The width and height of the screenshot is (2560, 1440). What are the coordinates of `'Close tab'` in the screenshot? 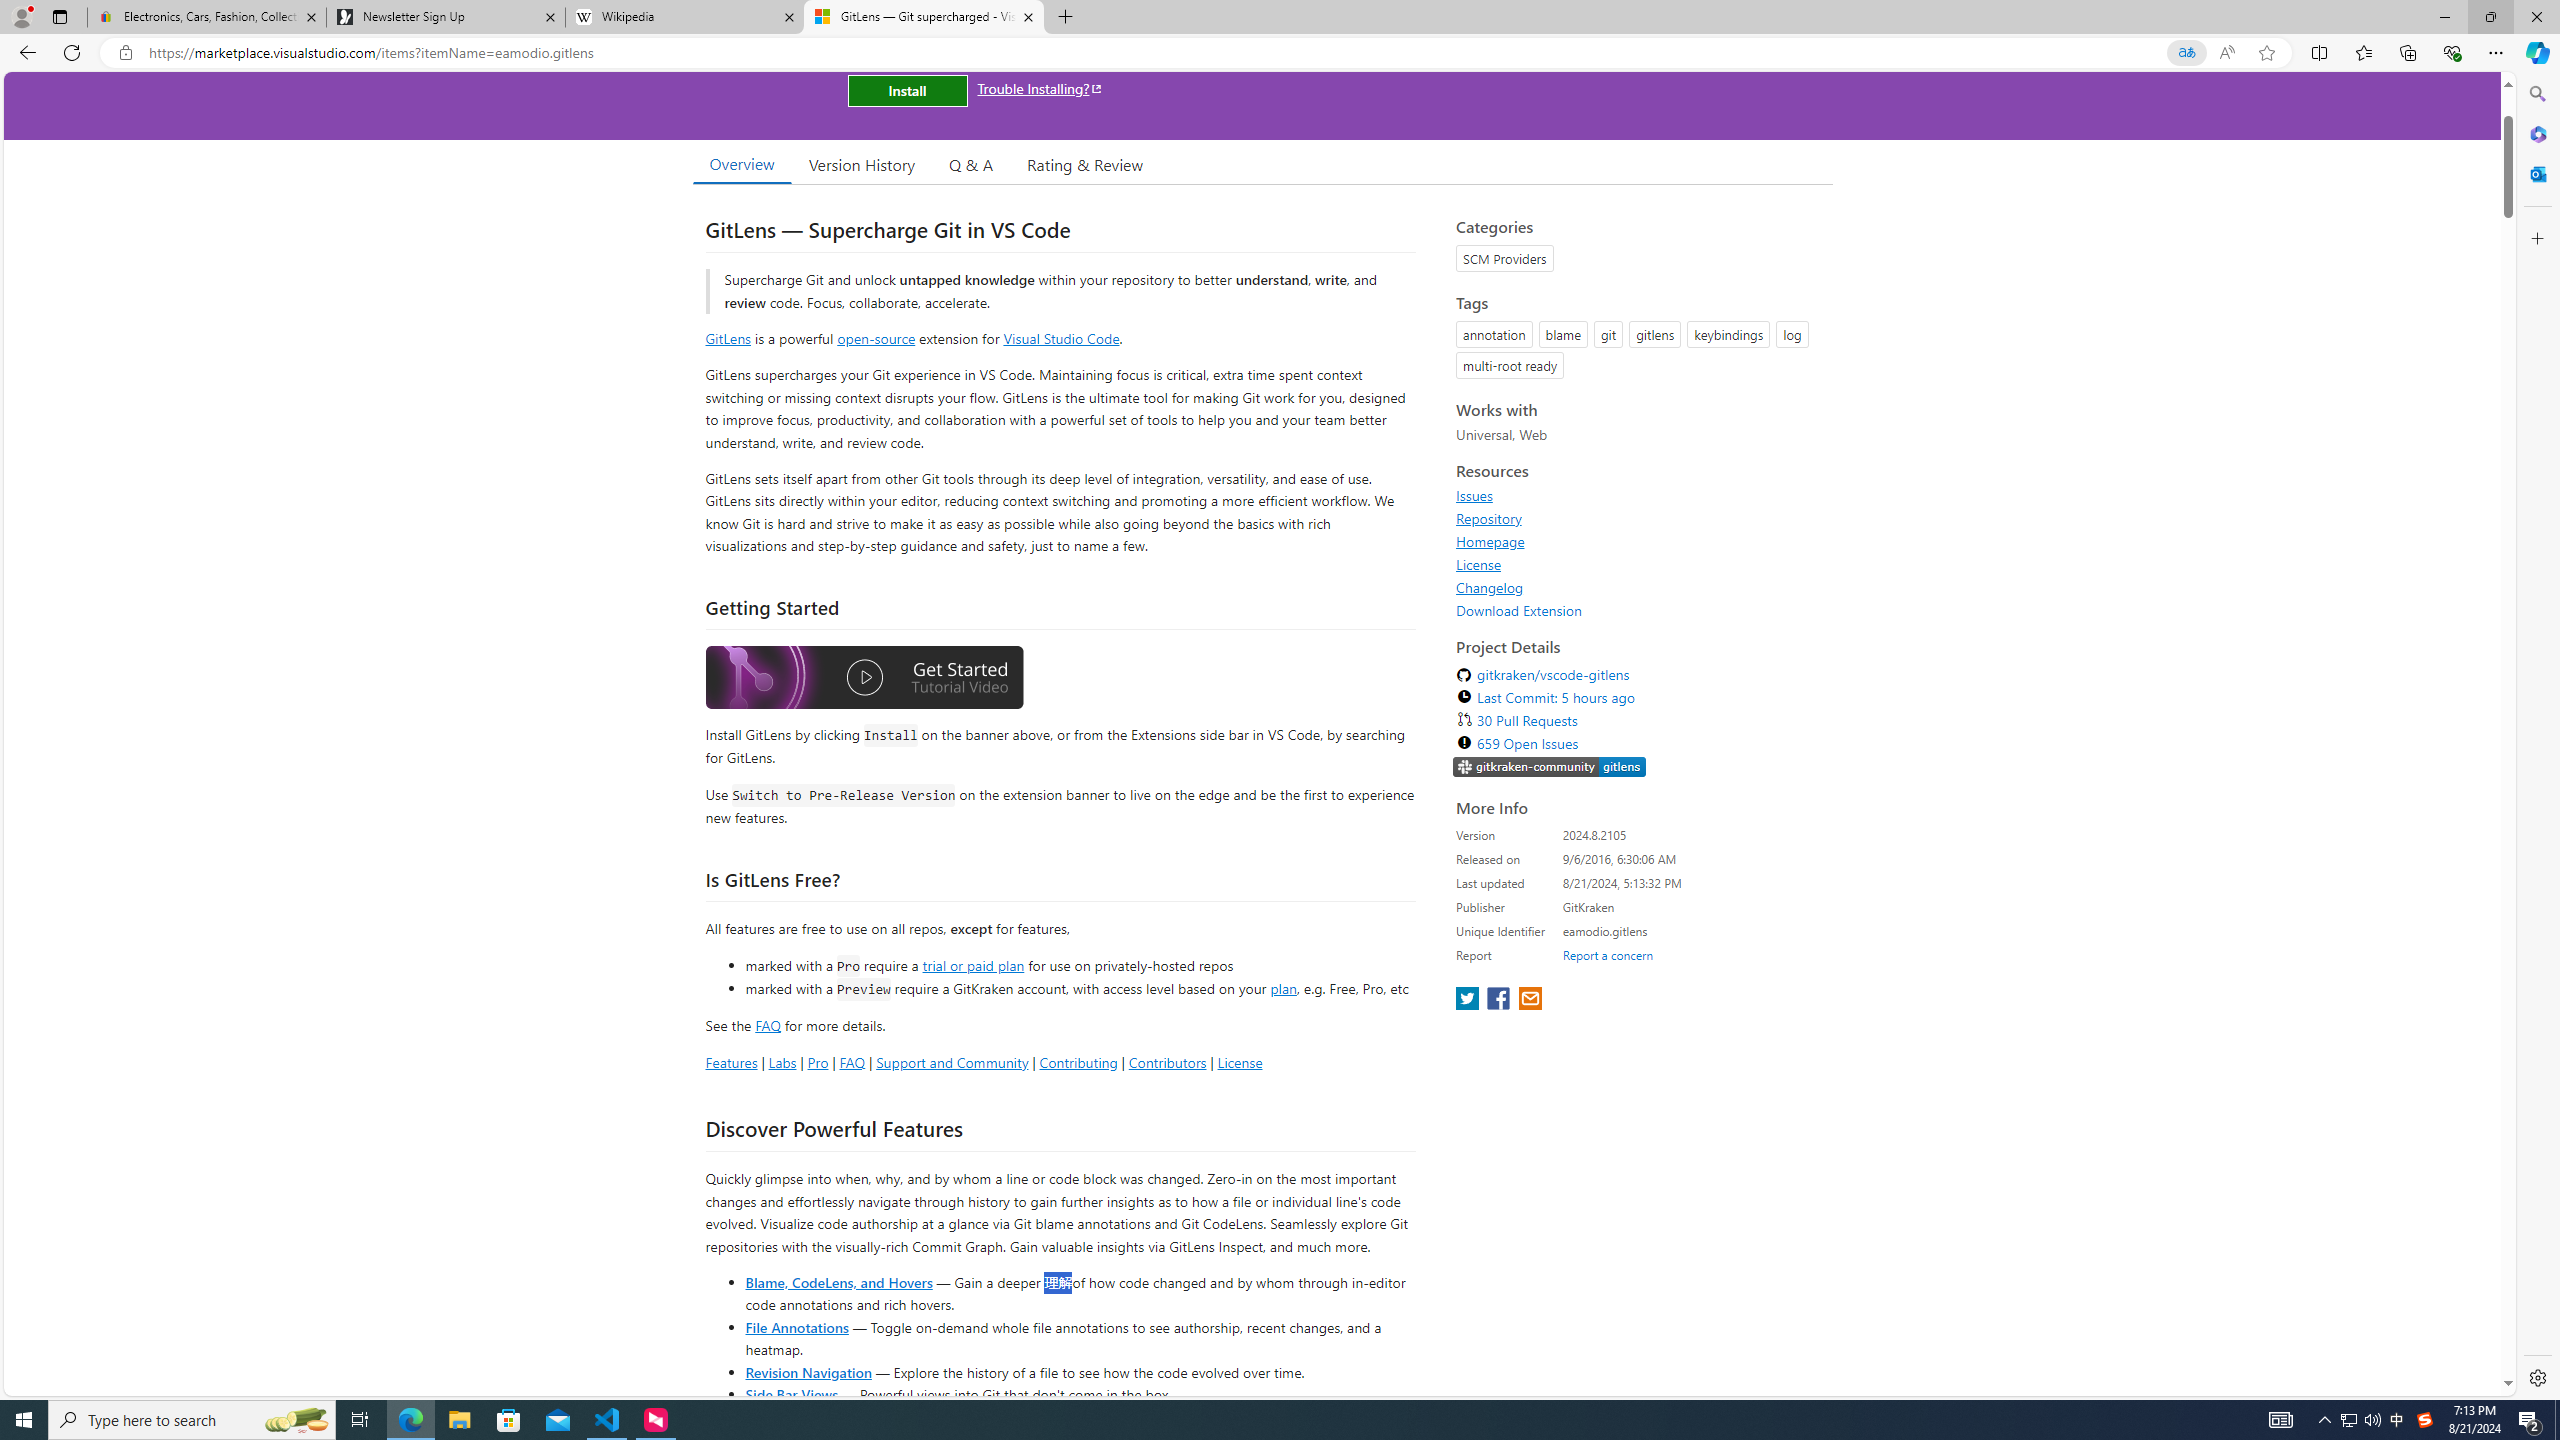 It's located at (1027, 16).